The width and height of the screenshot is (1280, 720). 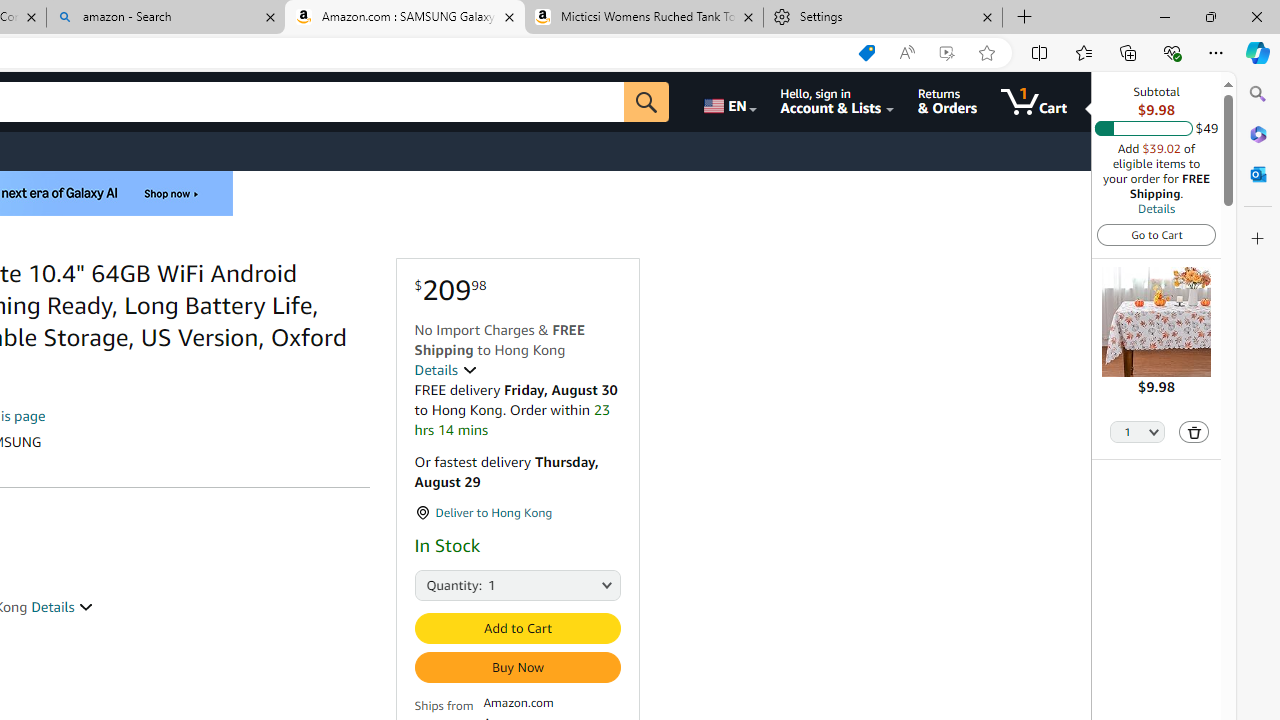 What do you see at coordinates (517, 627) in the screenshot?
I see `'Add to Cart'` at bounding box center [517, 627].